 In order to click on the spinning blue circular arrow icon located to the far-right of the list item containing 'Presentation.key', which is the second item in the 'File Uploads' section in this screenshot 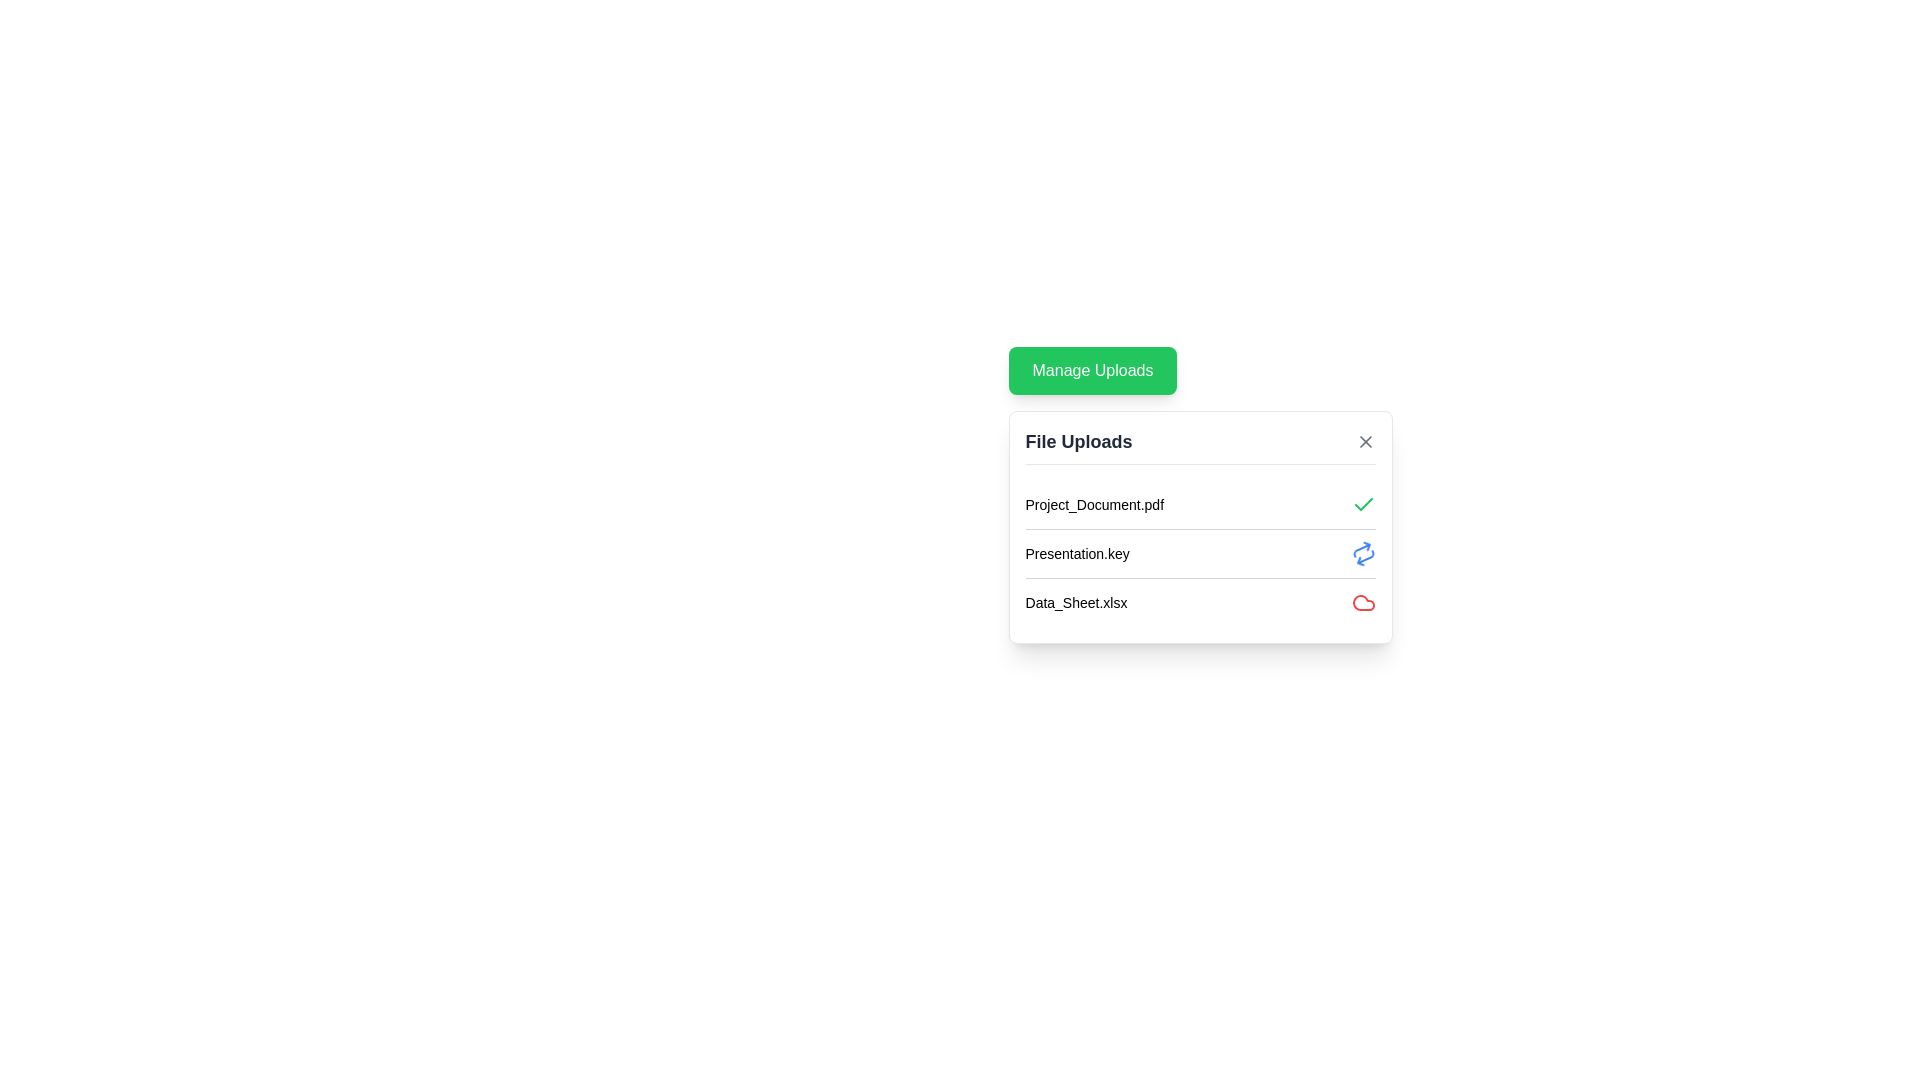, I will do `click(1362, 554)`.